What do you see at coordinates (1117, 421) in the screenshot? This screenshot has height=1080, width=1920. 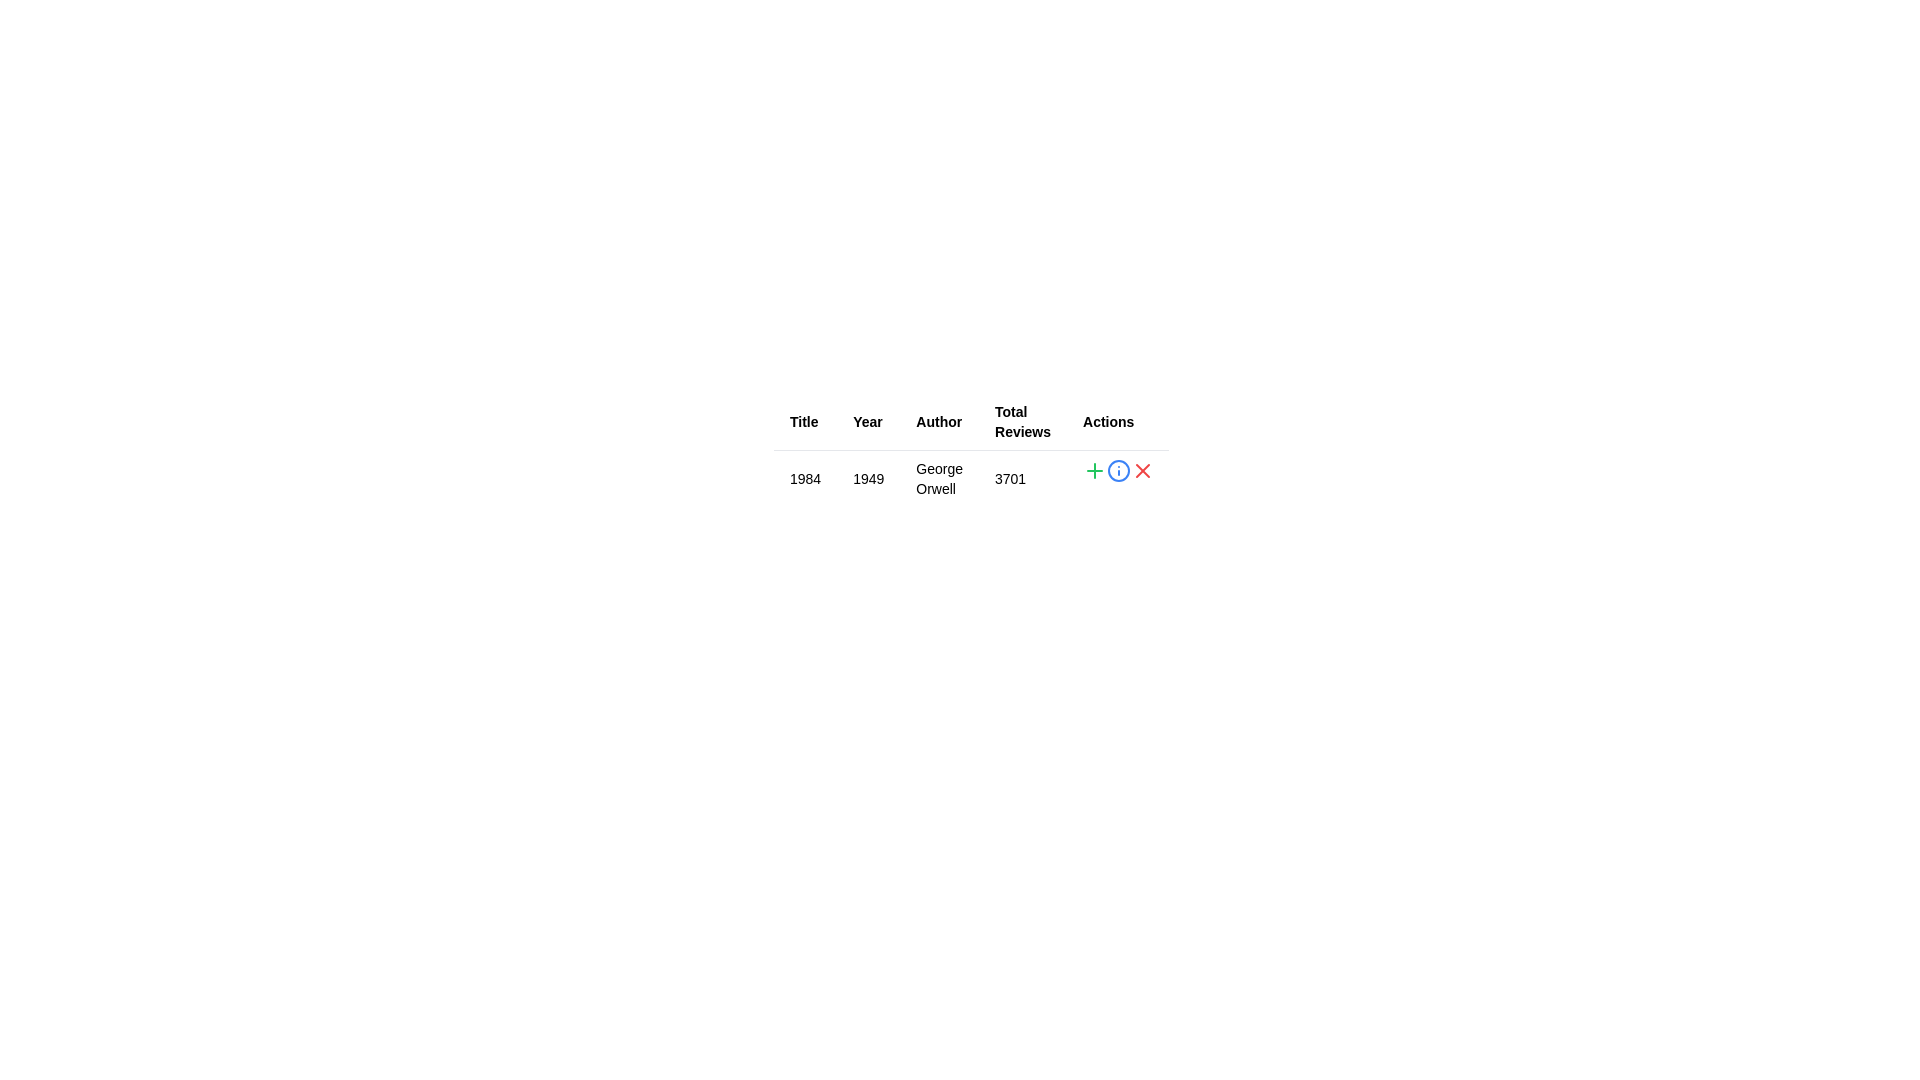 I see `the 'Actions' text label, which is displayed in bold black font and is the rightmost element in the header row of the table` at bounding box center [1117, 421].